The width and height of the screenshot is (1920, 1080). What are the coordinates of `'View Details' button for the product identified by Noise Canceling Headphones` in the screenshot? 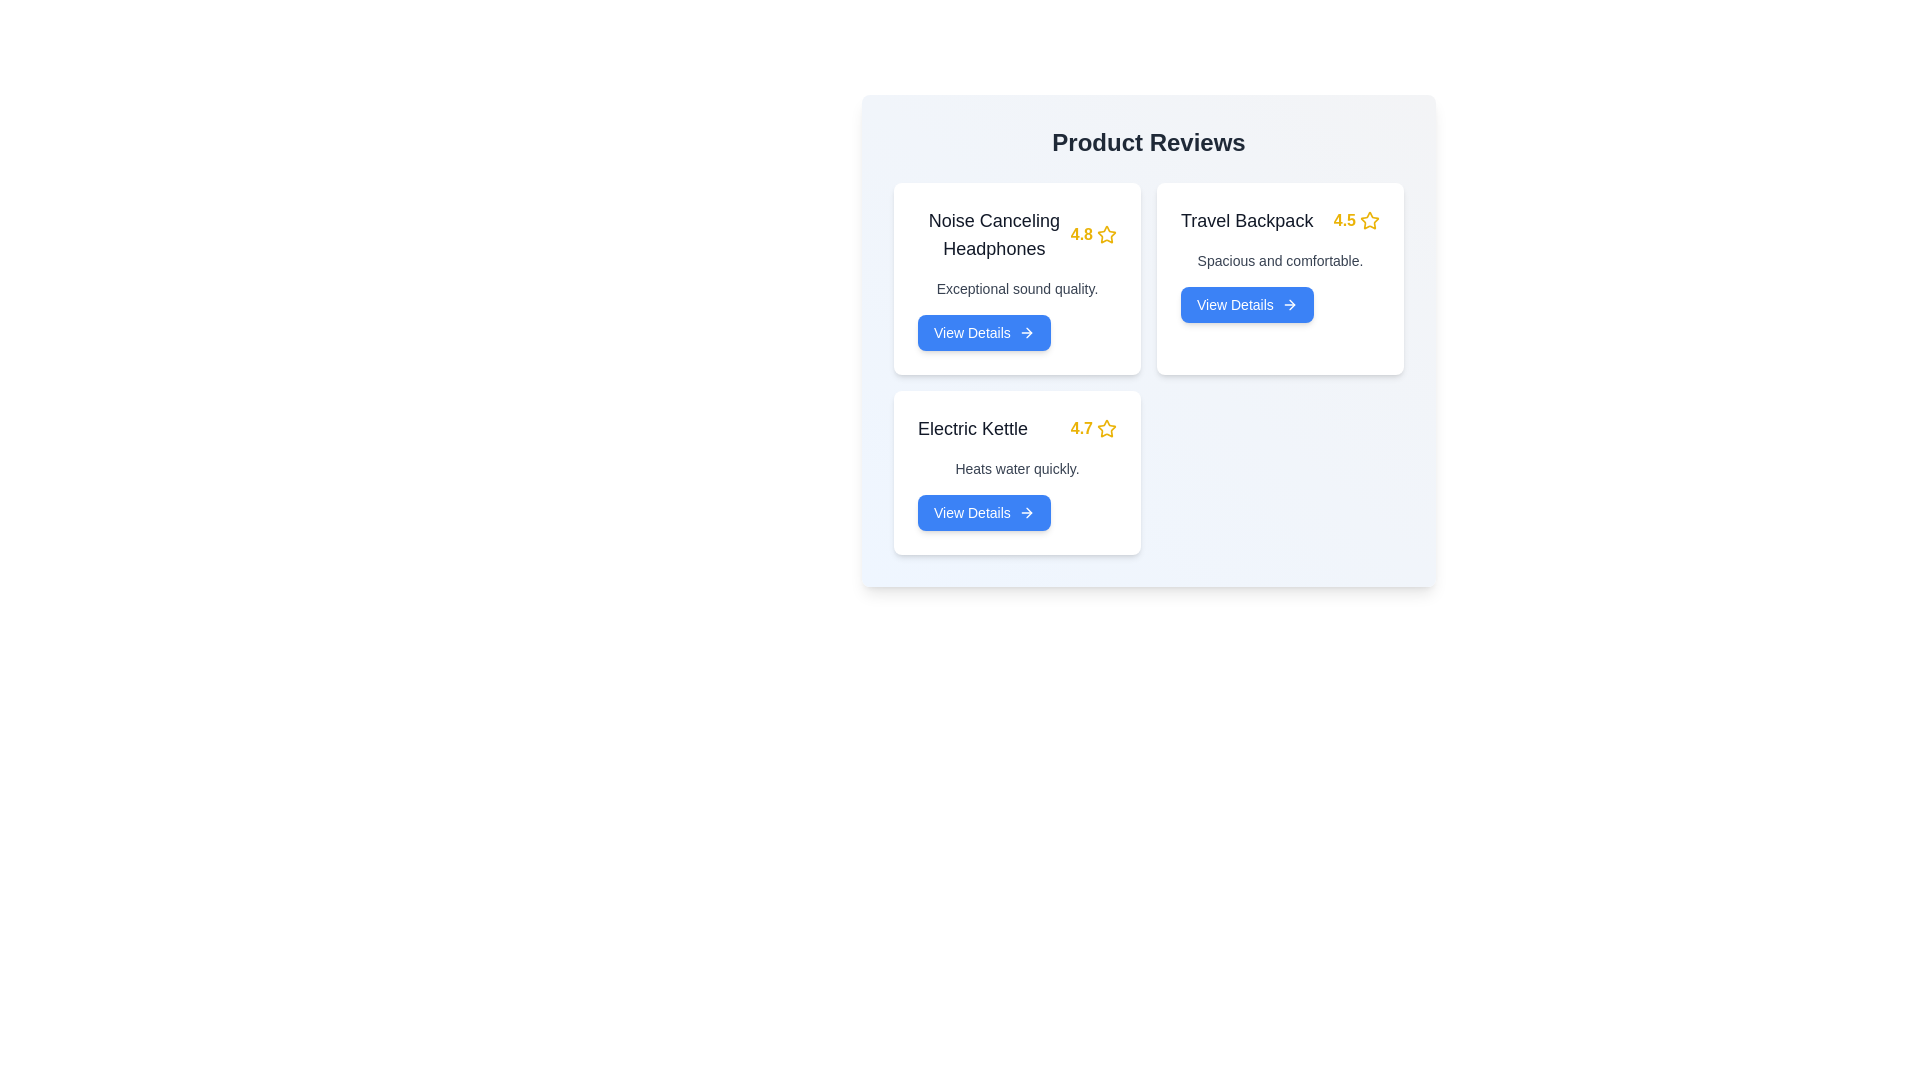 It's located at (984, 331).